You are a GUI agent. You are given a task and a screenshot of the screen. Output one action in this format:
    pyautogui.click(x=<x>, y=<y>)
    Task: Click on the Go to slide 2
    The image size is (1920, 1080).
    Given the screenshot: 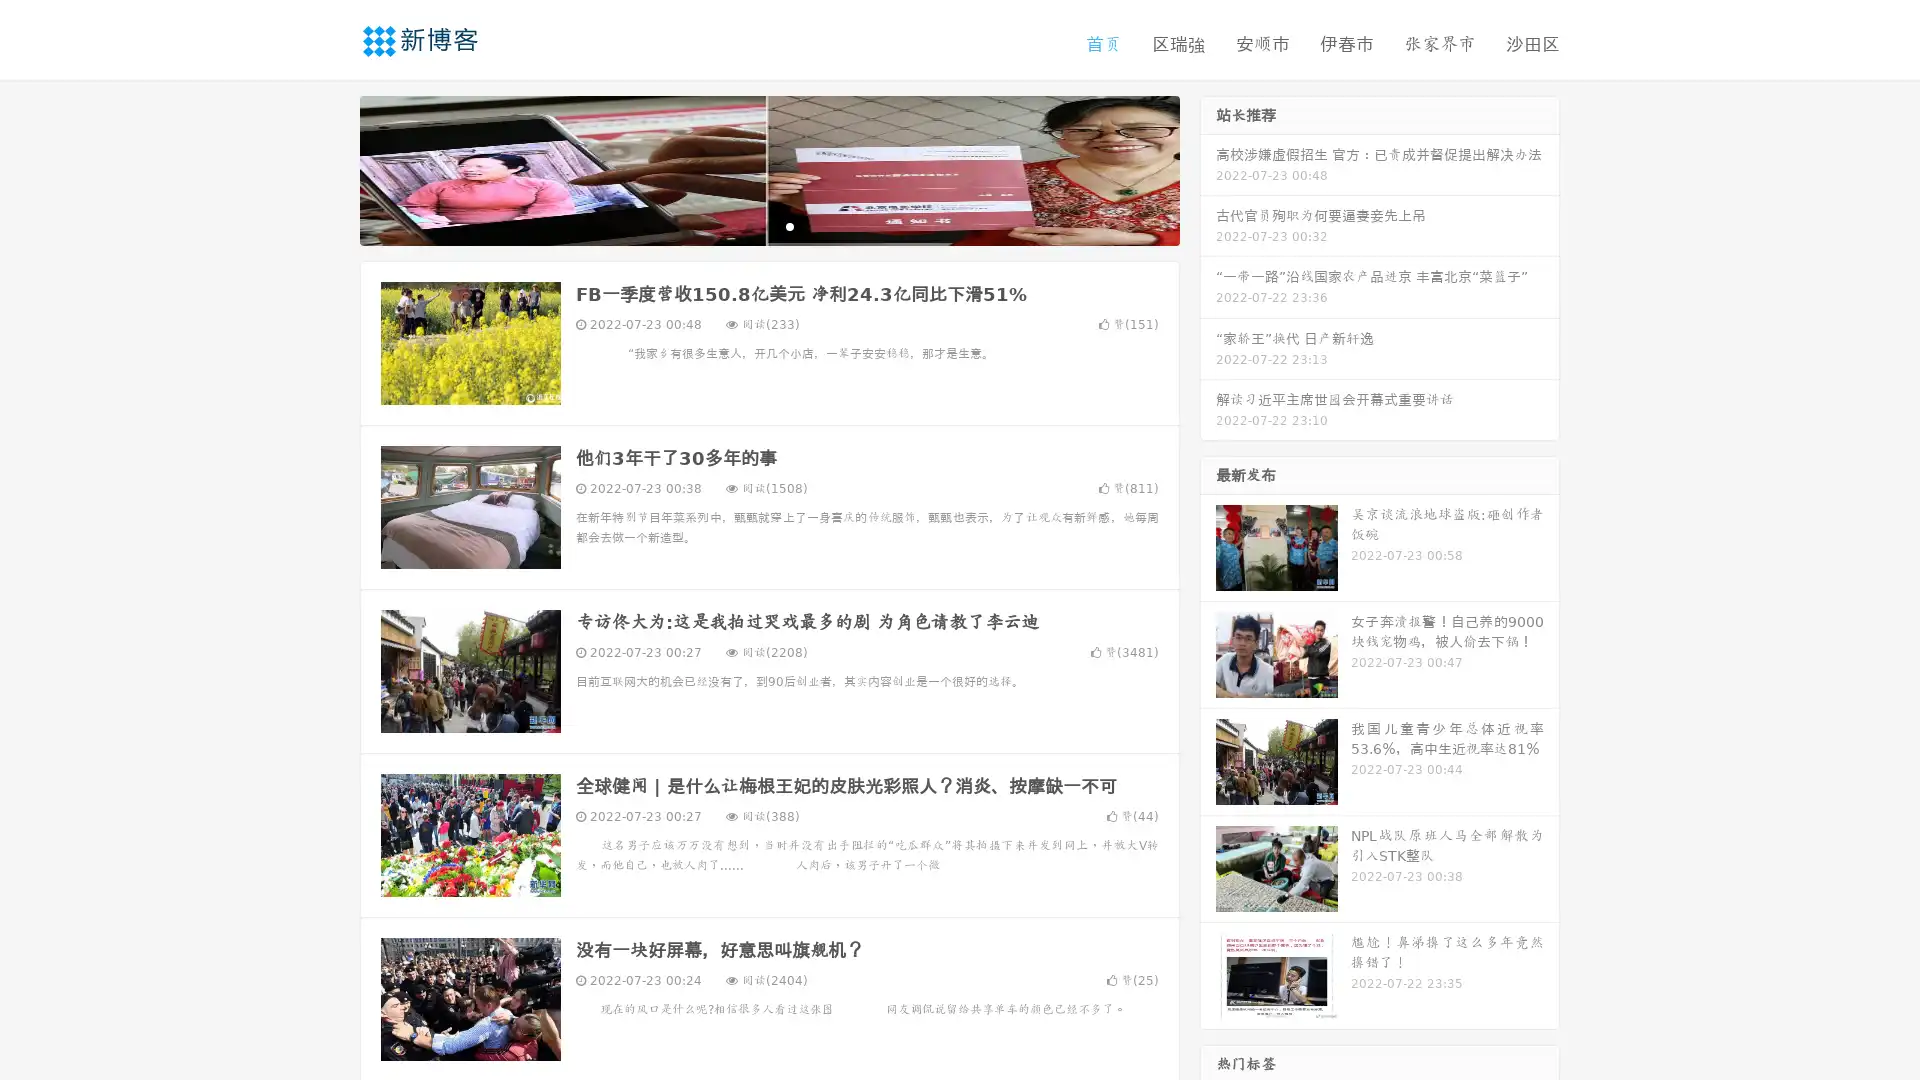 What is the action you would take?
    pyautogui.click(x=768, y=225)
    